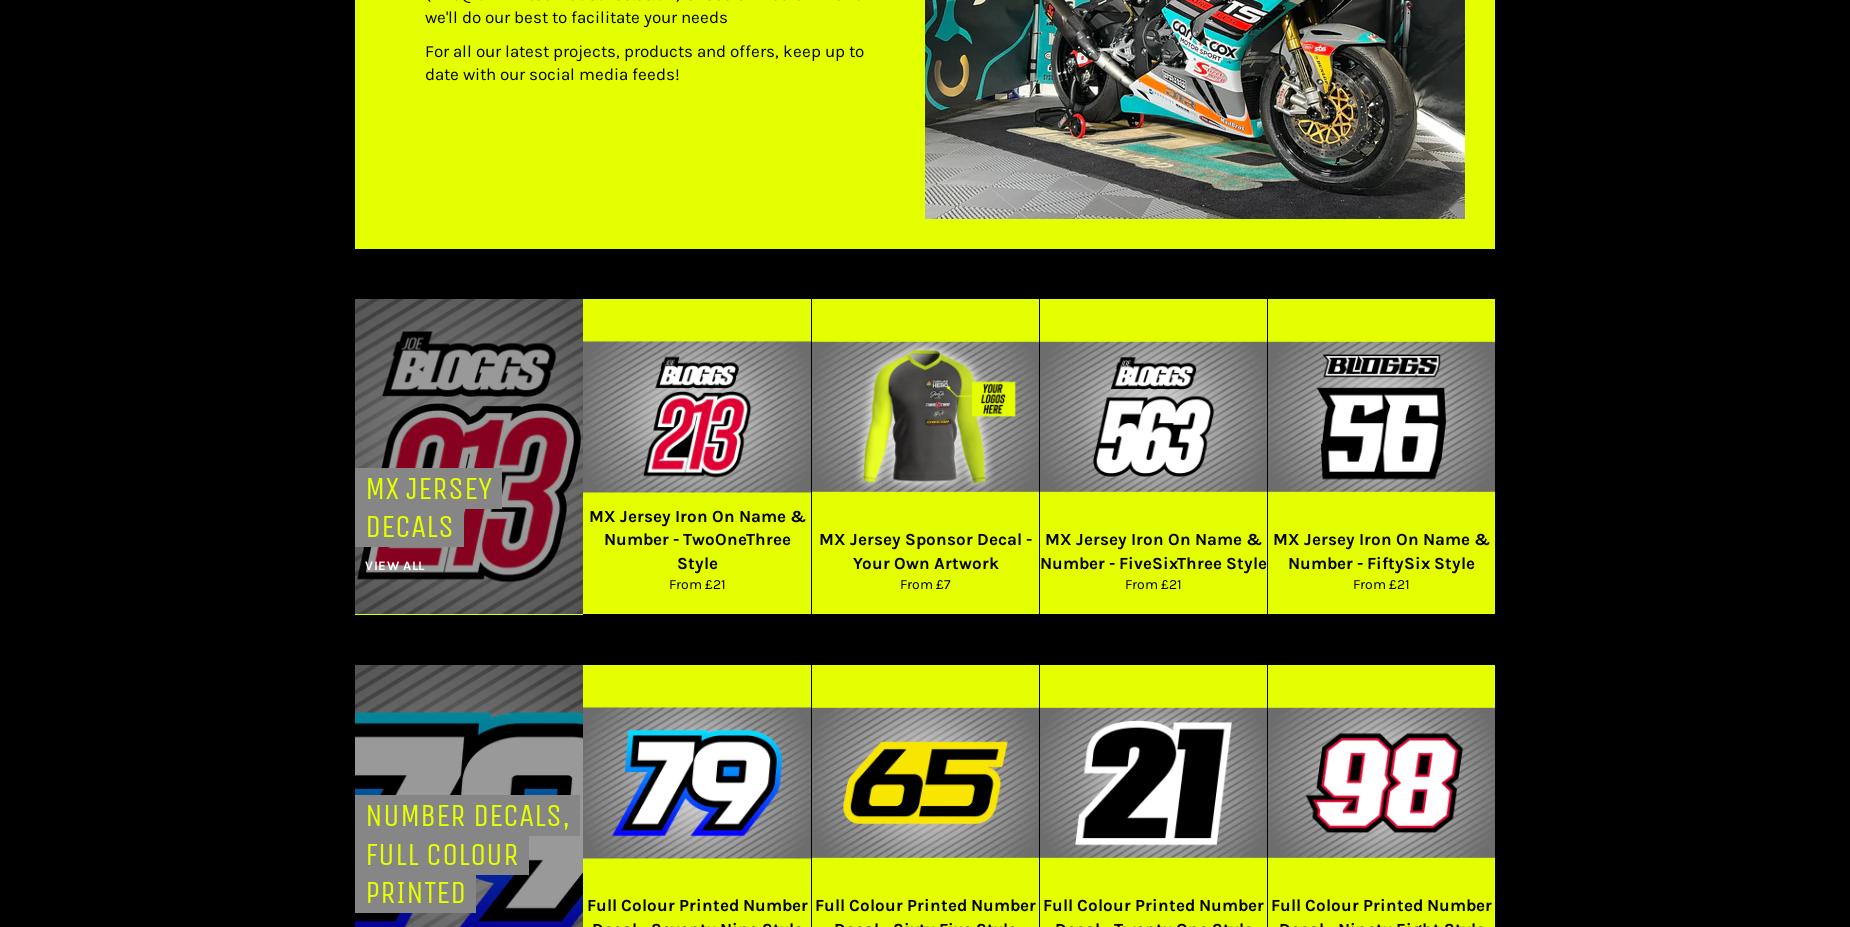  What do you see at coordinates (1152, 550) in the screenshot?
I see `'MX Jersey Iron On Name & Number - FiveSixThree Style'` at bounding box center [1152, 550].